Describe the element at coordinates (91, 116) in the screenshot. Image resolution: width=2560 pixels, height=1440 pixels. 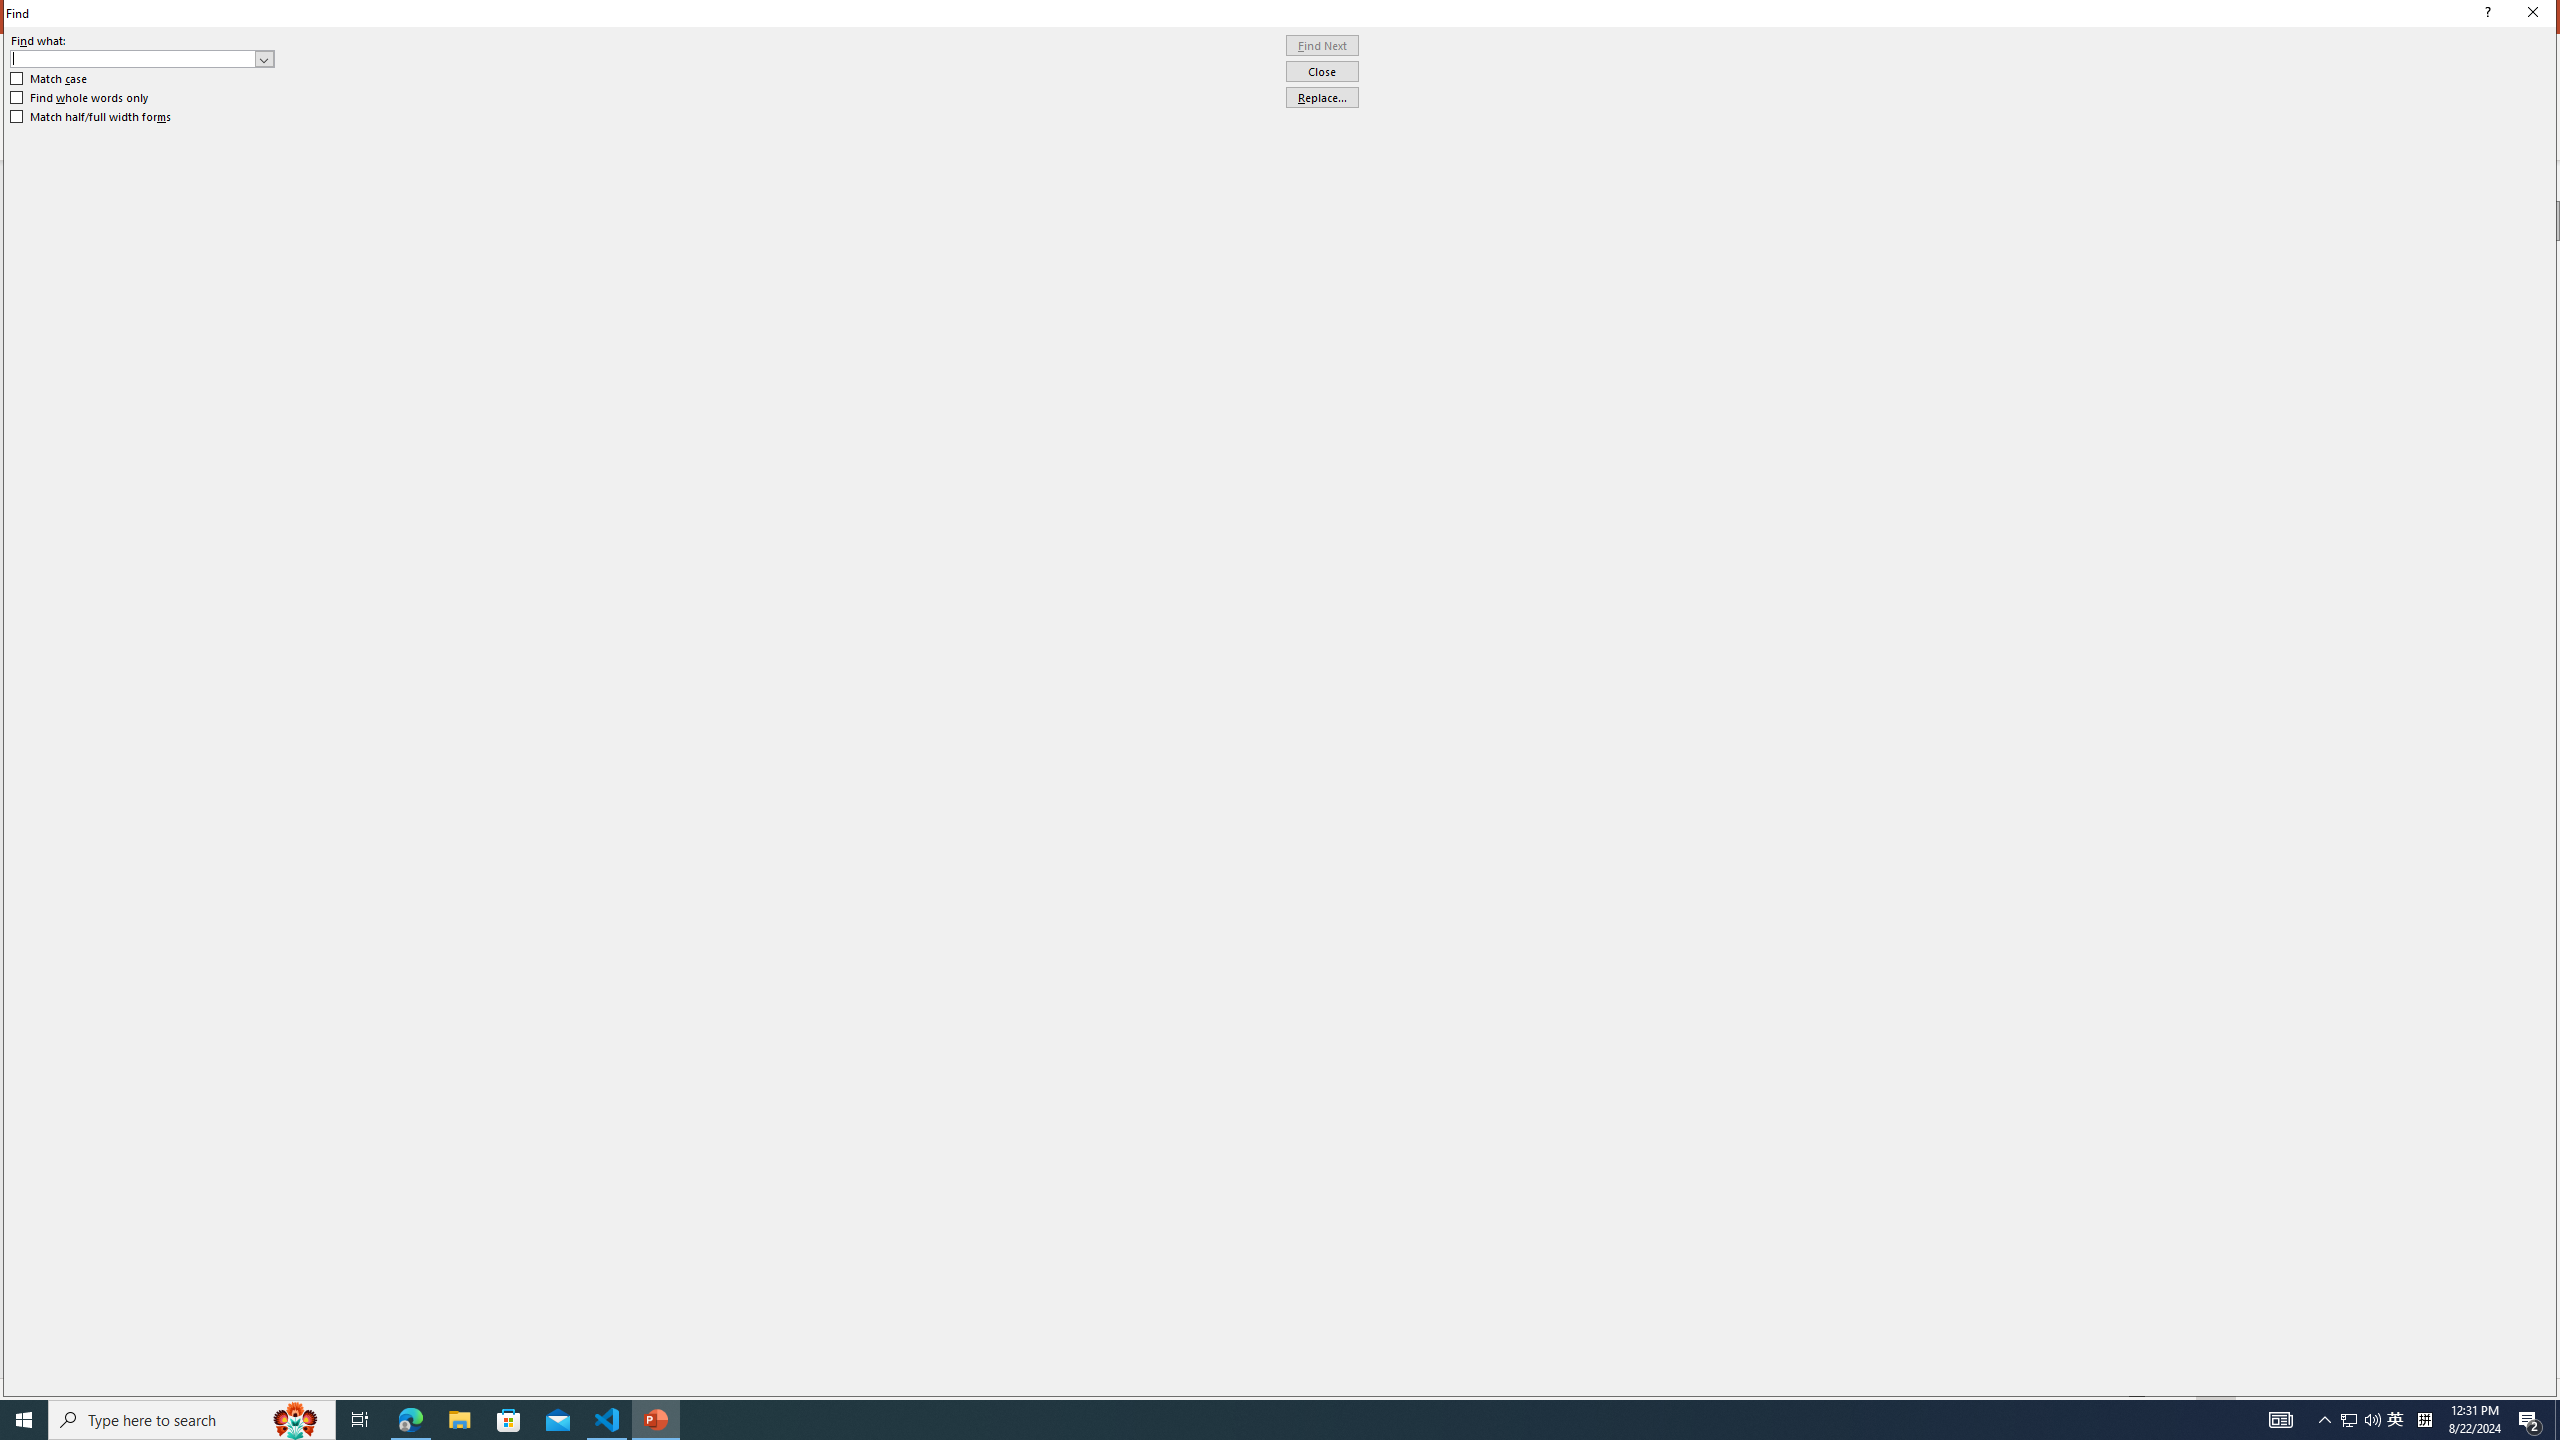
I see `'Match half/full width forms'` at that location.